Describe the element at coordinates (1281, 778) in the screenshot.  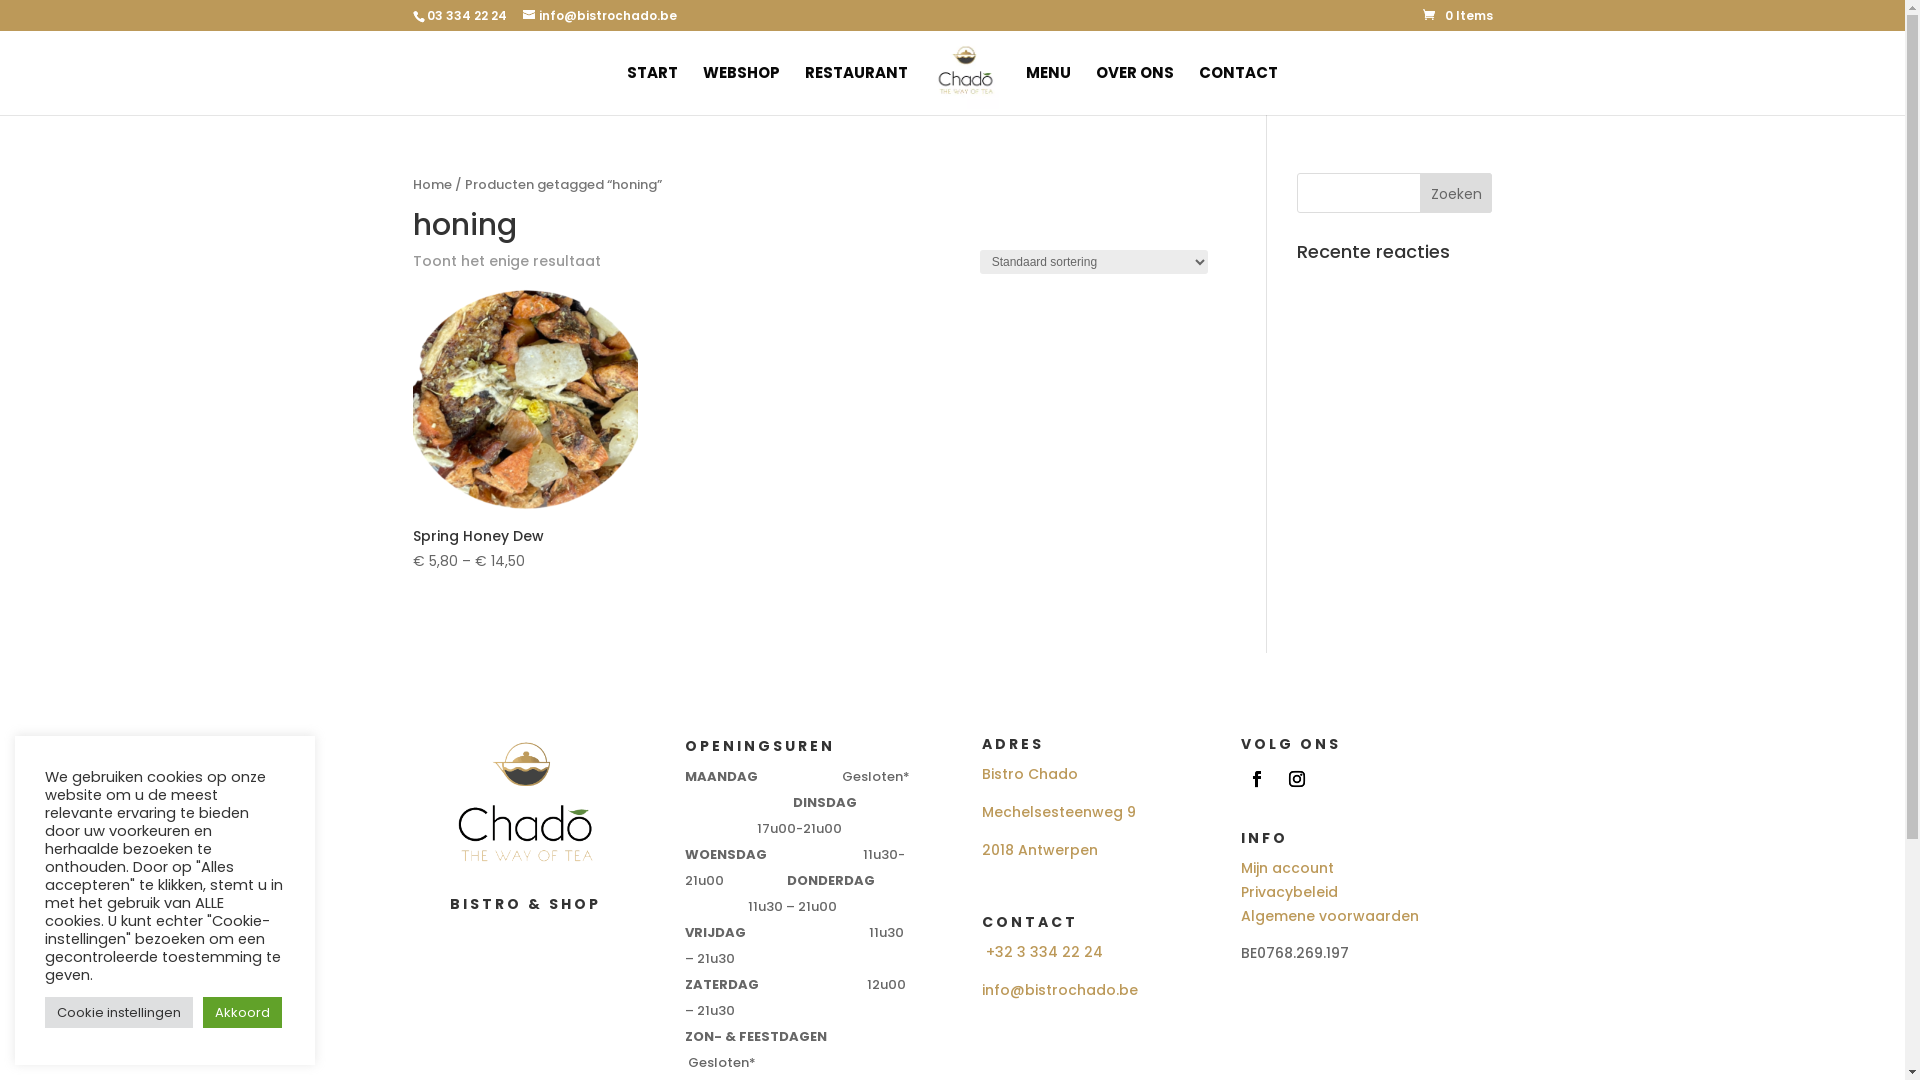
I see `'Follow on Instagram'` at that location.